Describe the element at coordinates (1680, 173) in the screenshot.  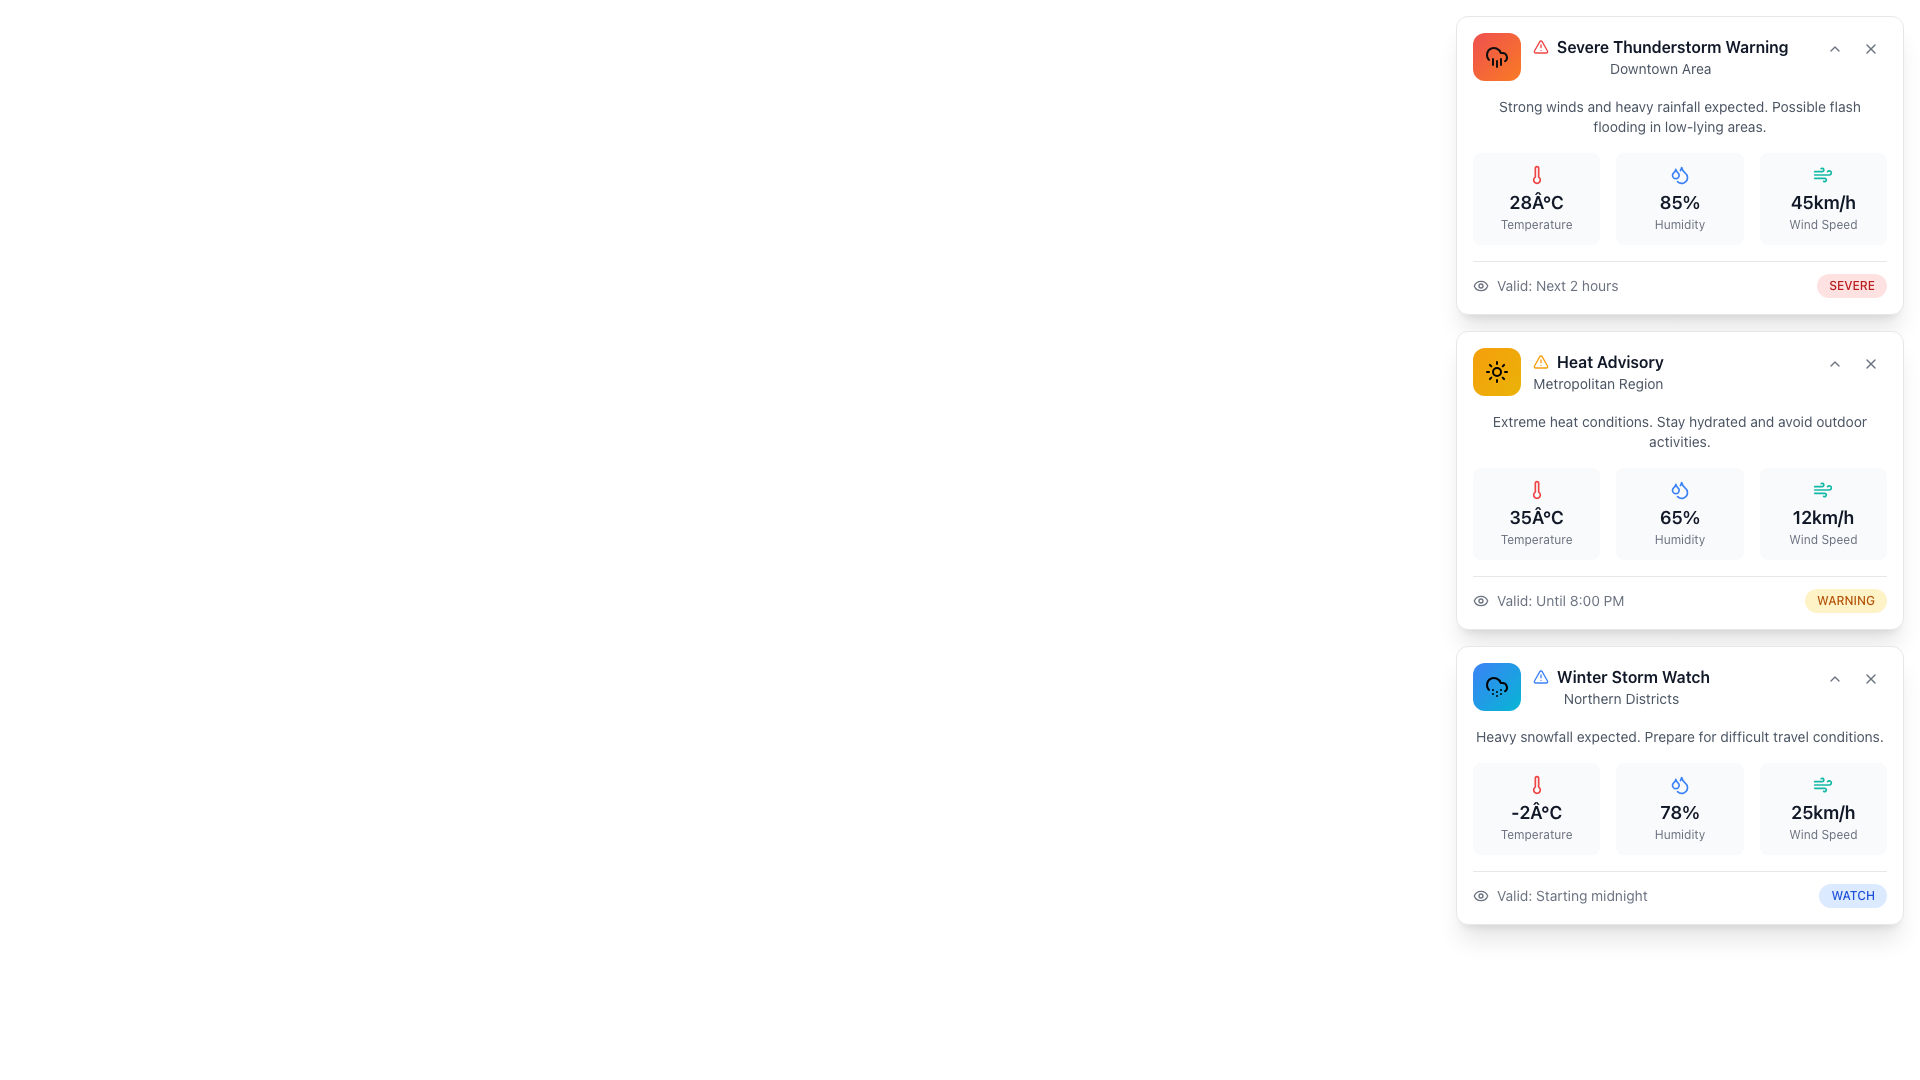
I see `the blue water droplets icon indicating humidity, which is located above the '85%' text in the 'Humidity' section of the 'Severe Thunderstorm Warning' card` at that location.